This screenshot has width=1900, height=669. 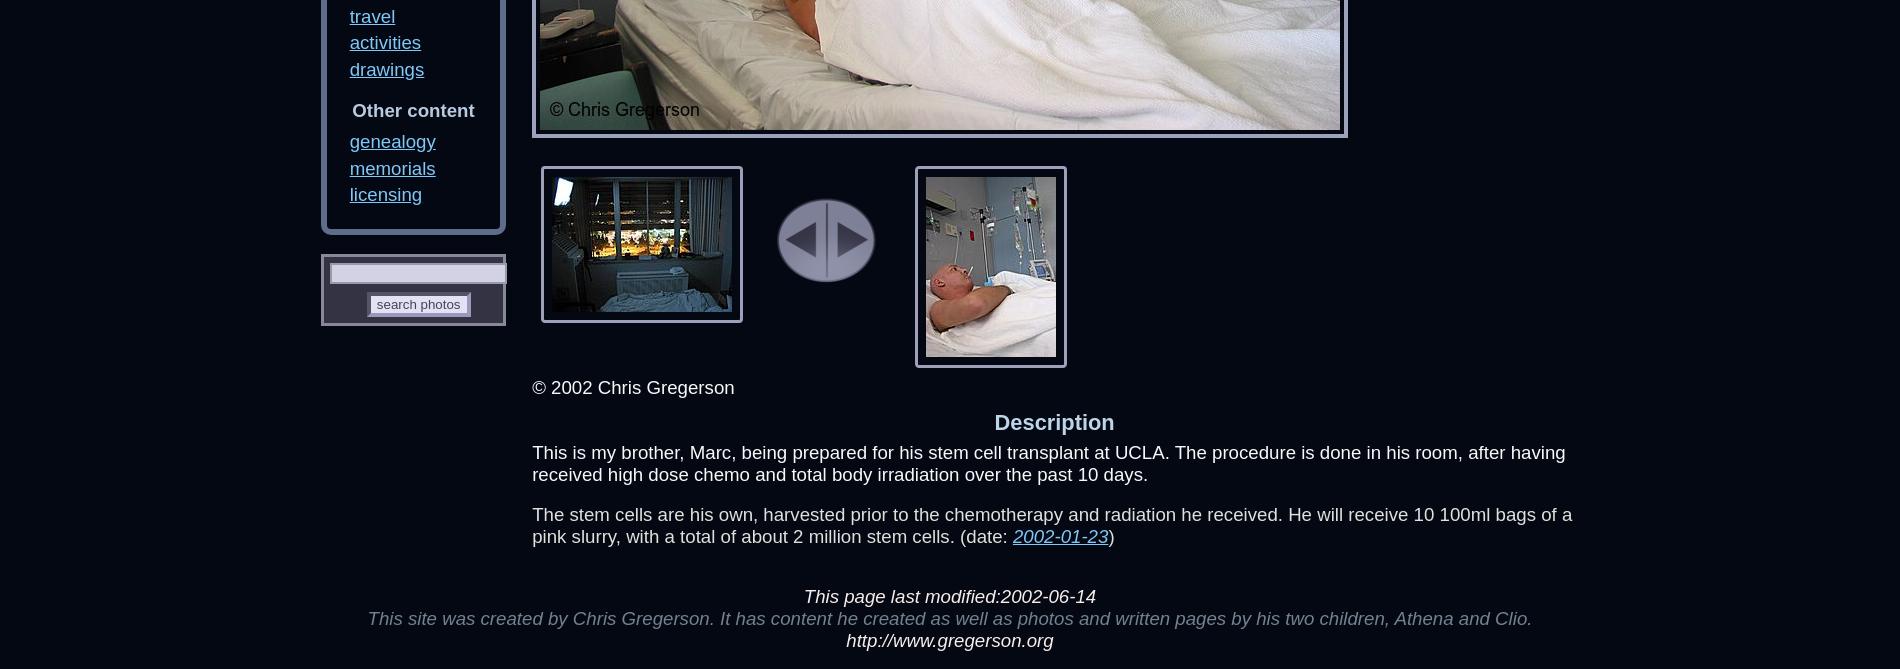 What do you see at coordinates (1052, 525) in the screenshot?
I see `'The stem cells are his own, harvested prior to the chemotherapy and radiation he received. He will receive 10 100ml bags of a pink slurry, with a total of about 2 million stem cells.
 (date:'` at bounding box center [1052, 525].